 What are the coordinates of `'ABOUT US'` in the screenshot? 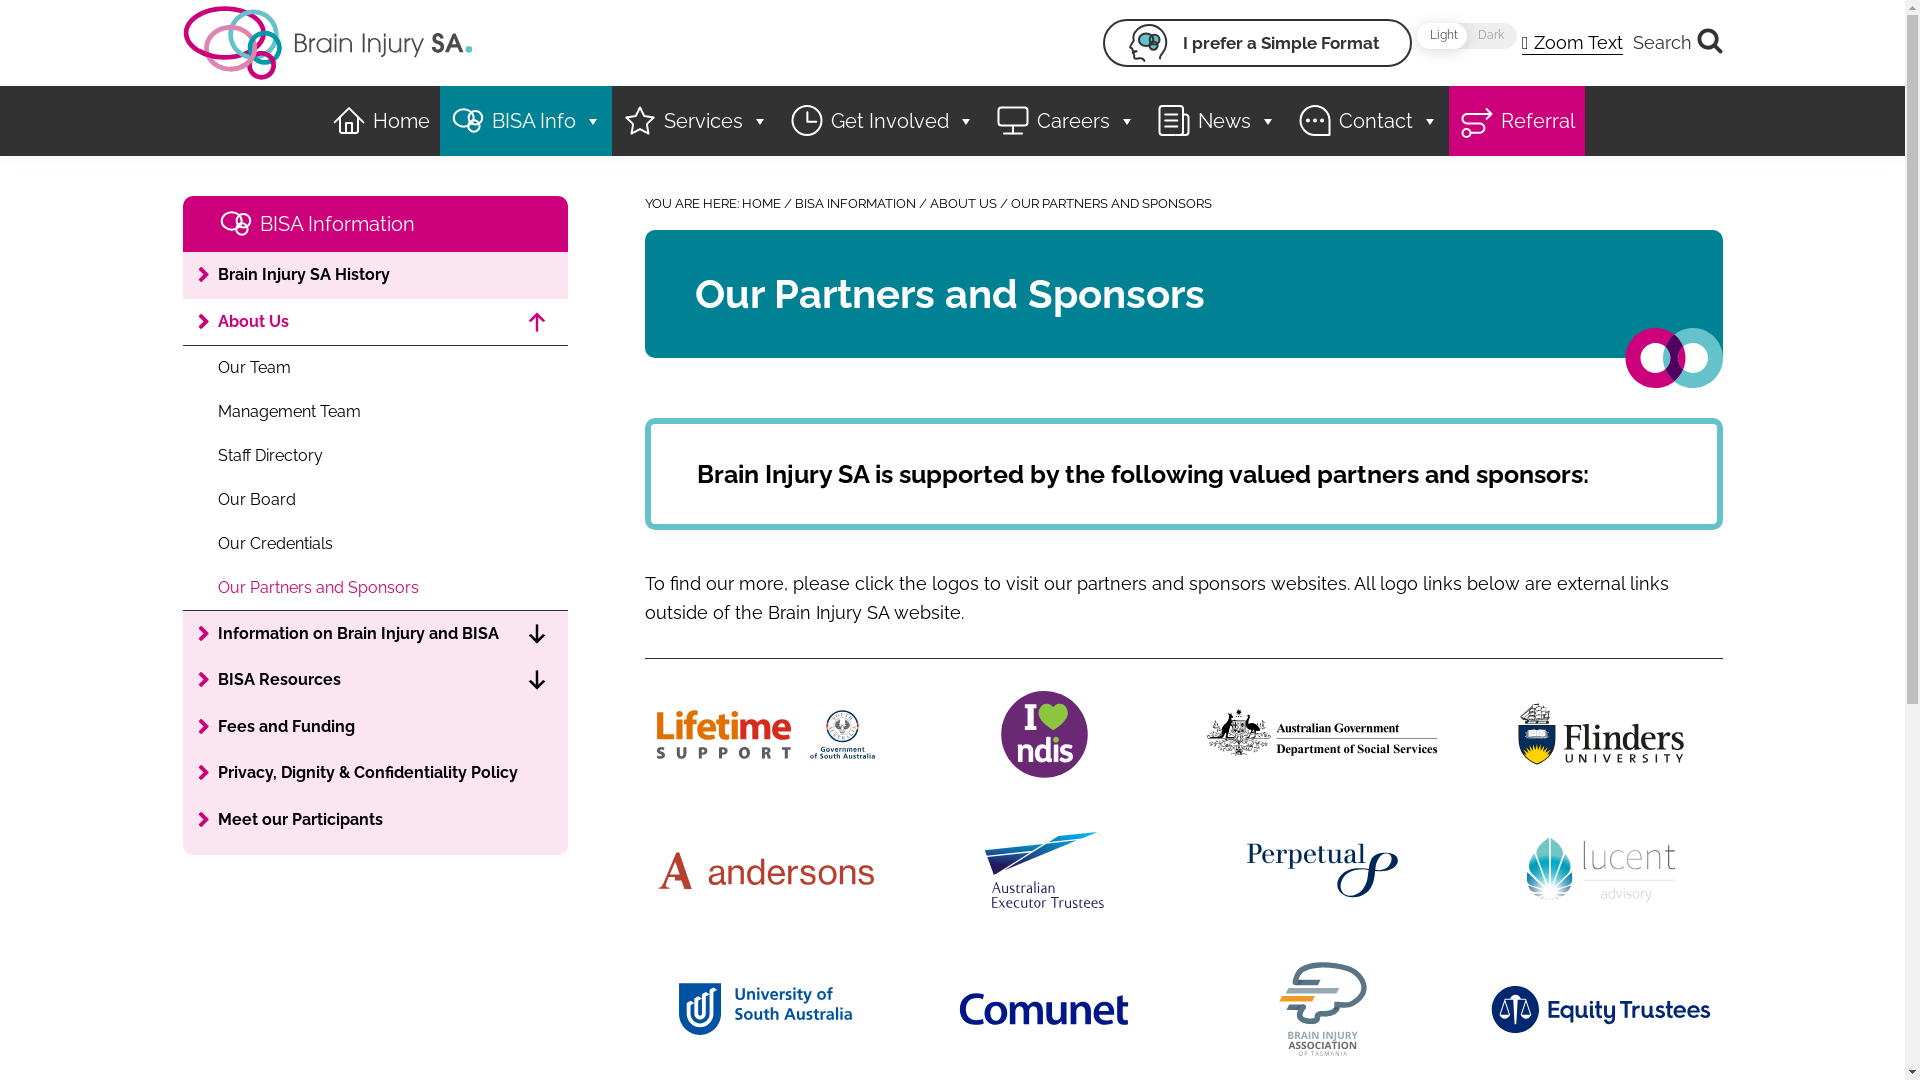 It's located at (963, 203).